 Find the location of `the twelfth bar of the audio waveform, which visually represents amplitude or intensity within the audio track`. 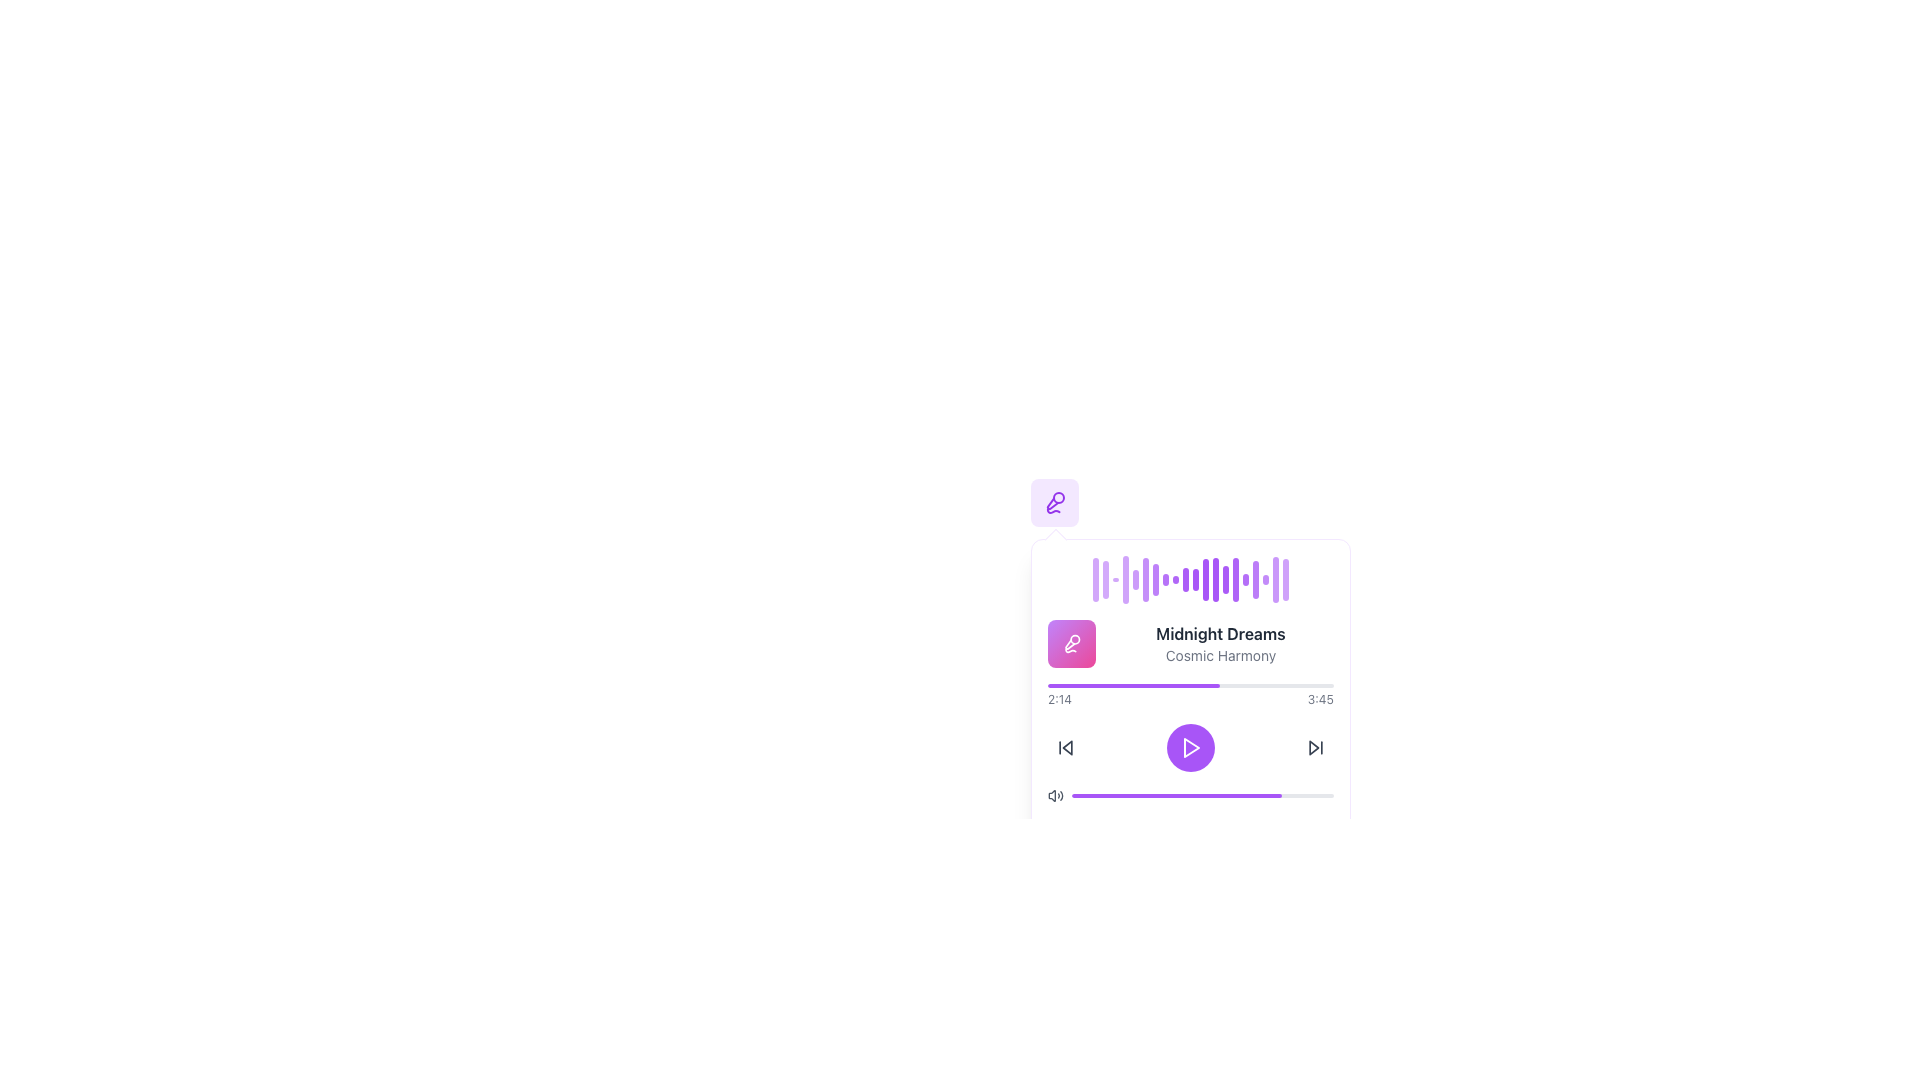

the twelfth bar of the audio waveform, which visually represents amplitude or intensity within the audio track is located at coordinates (1195, 579).